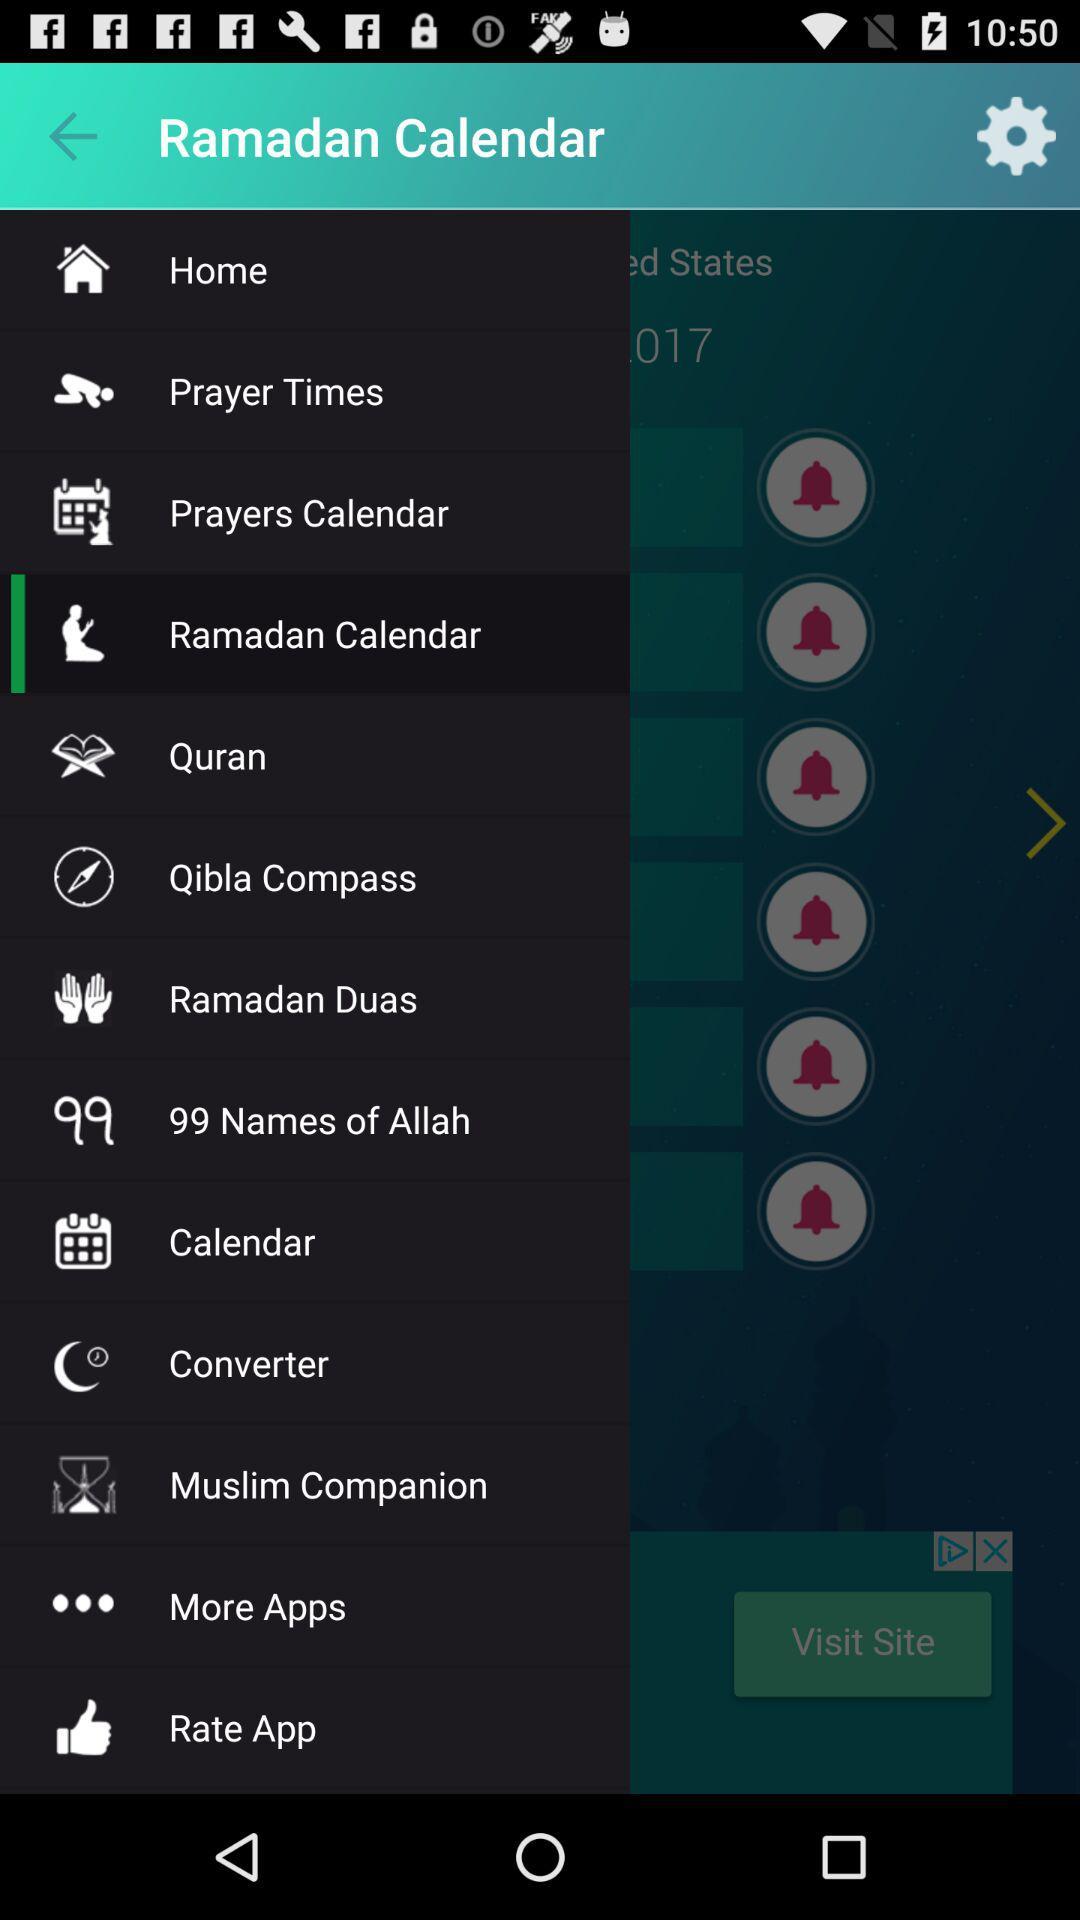  Describe the element at coordinates (816, 676) in the screenshot. I see `the notifications icon` at that location.